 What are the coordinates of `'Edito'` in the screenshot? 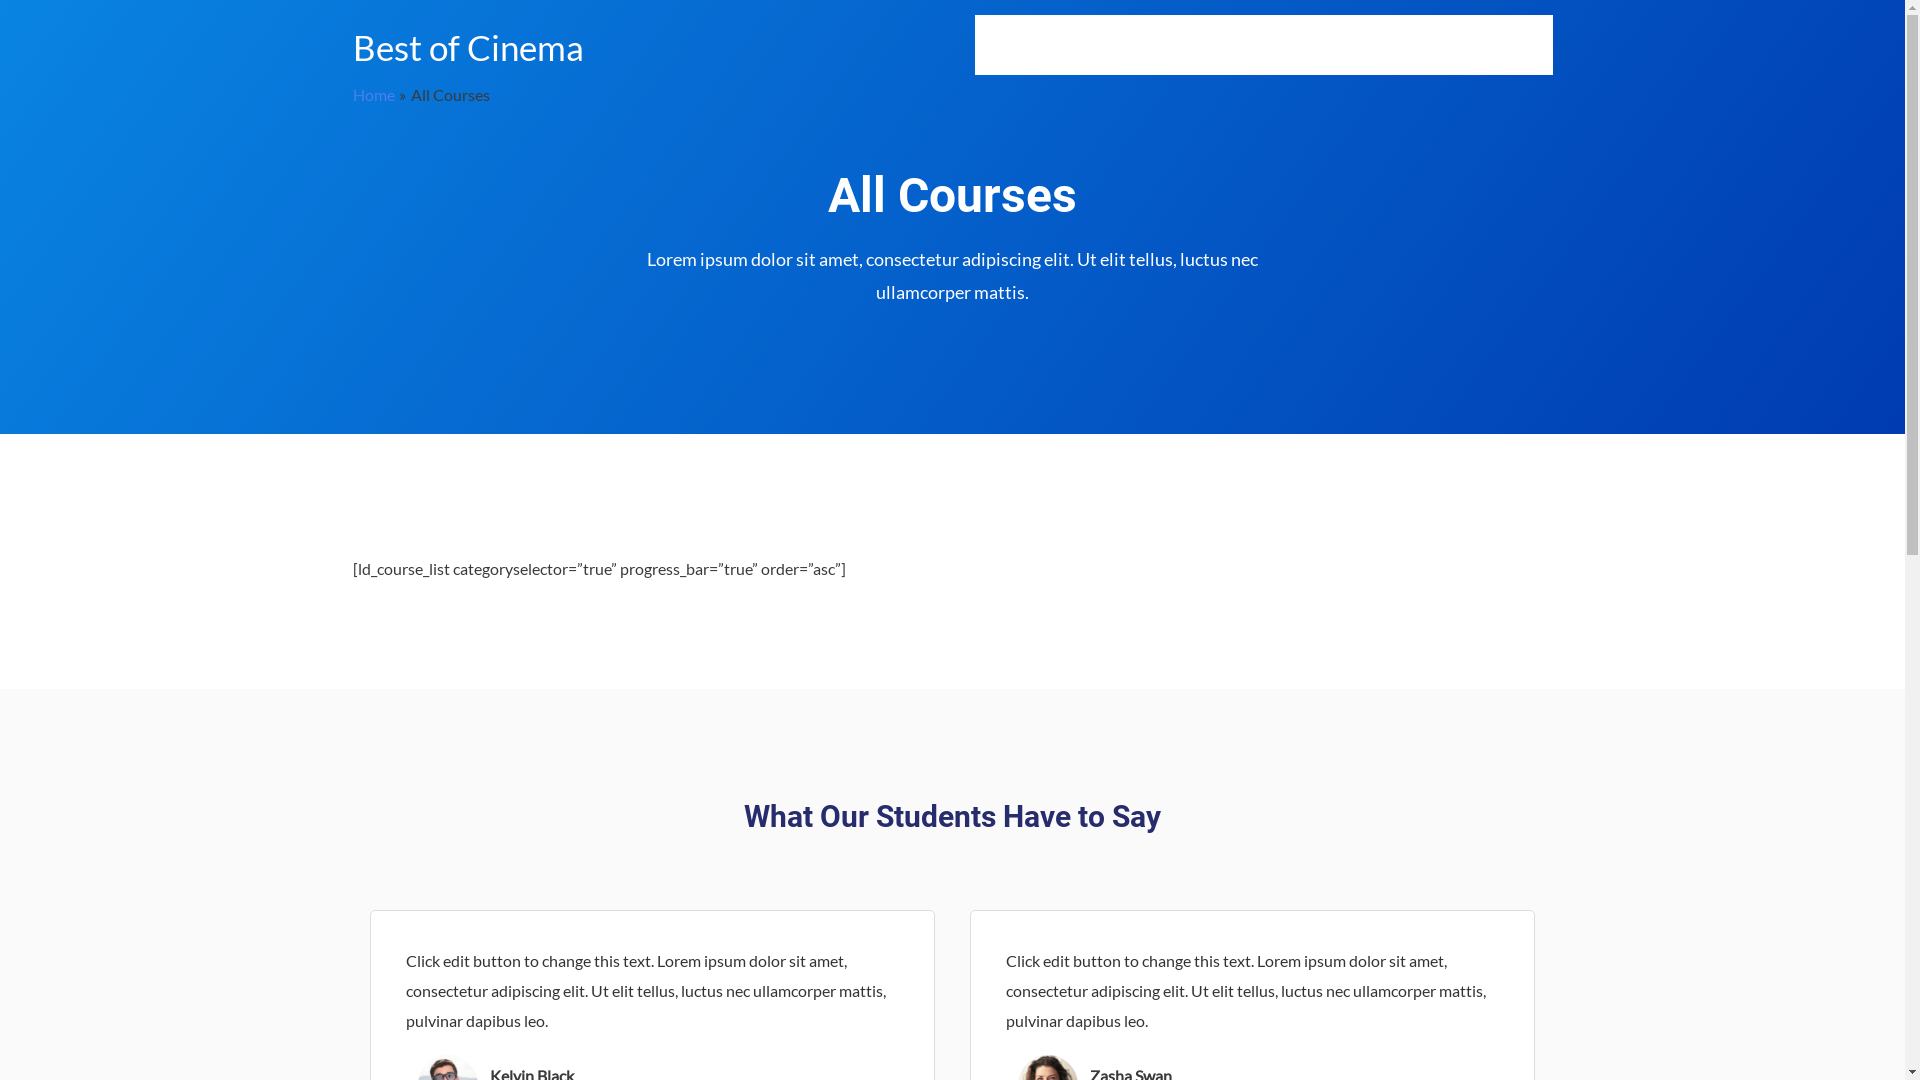 It's located at (1437, 45).